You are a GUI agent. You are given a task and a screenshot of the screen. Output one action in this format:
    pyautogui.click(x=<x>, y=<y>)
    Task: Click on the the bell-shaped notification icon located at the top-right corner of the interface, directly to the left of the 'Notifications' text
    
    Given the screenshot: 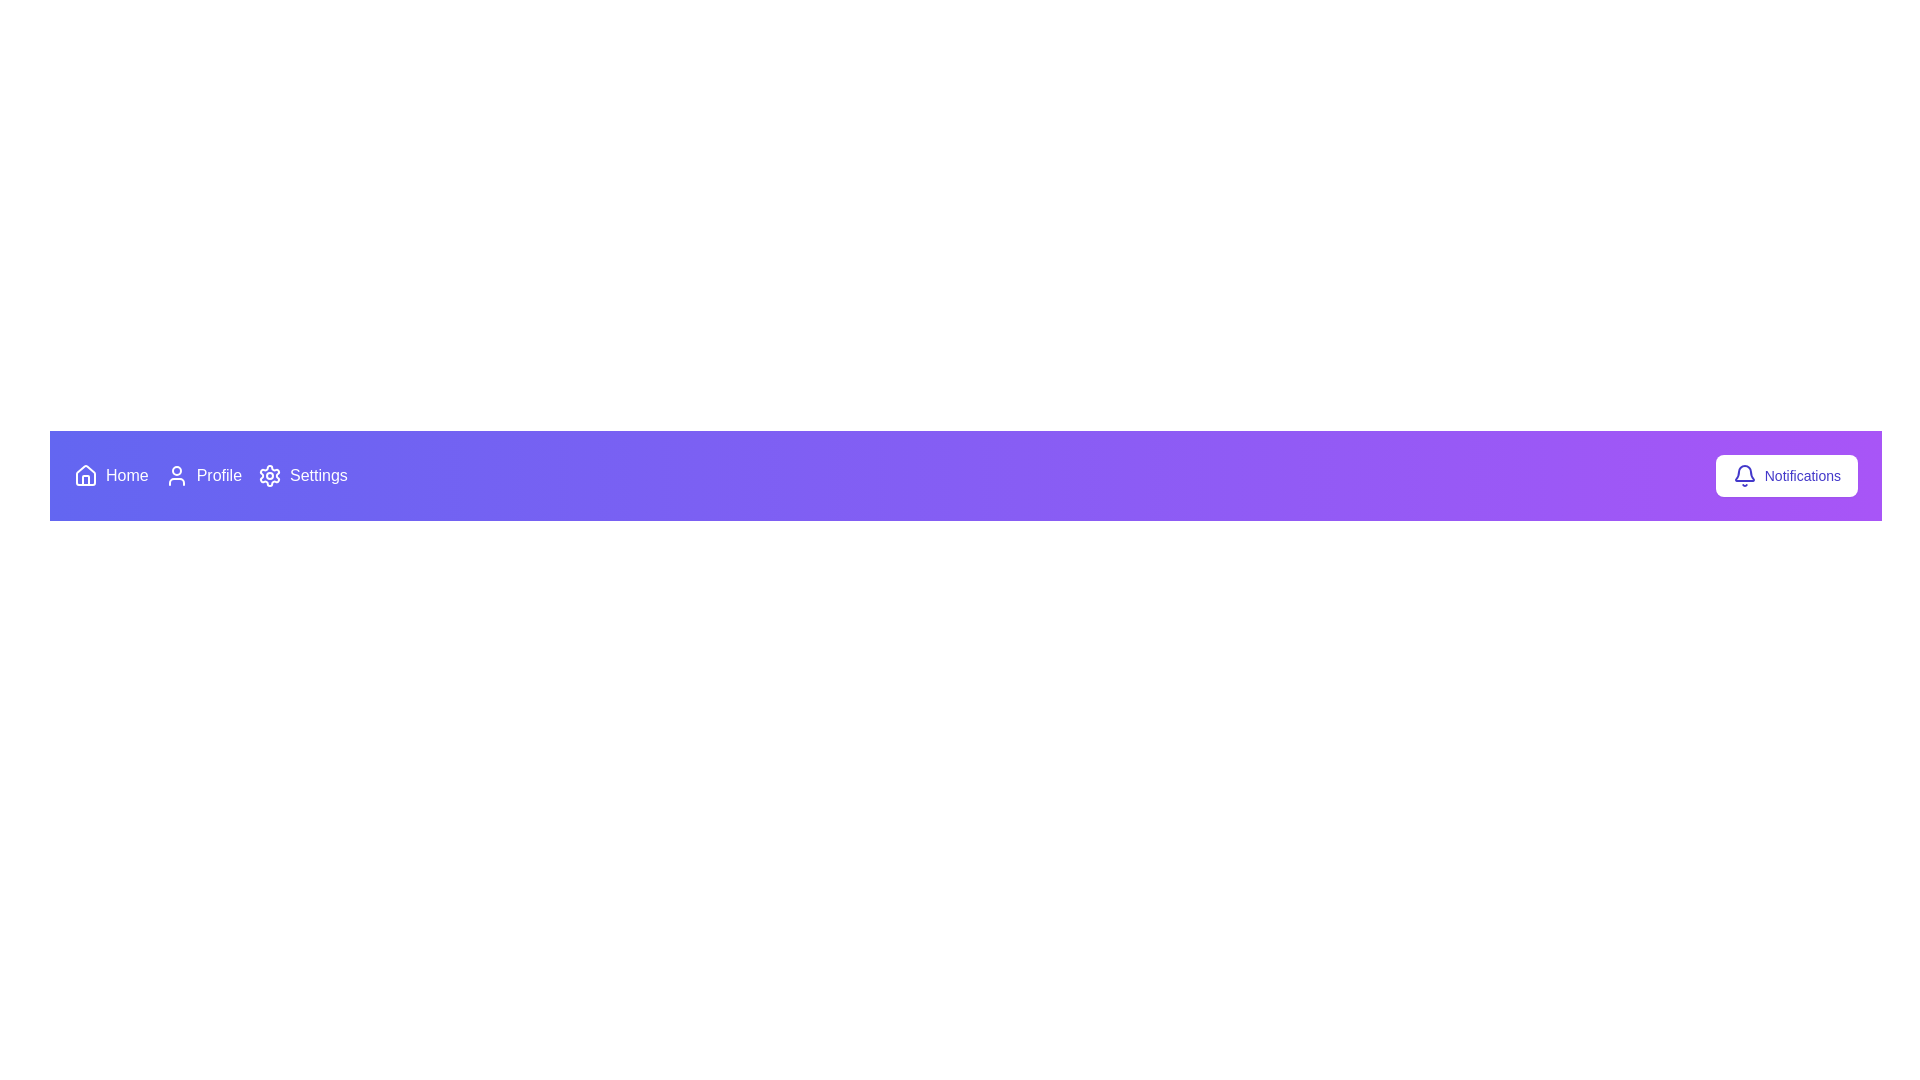 What is the action you would take?
    pyautogui.click(x=1743, y=475)
    